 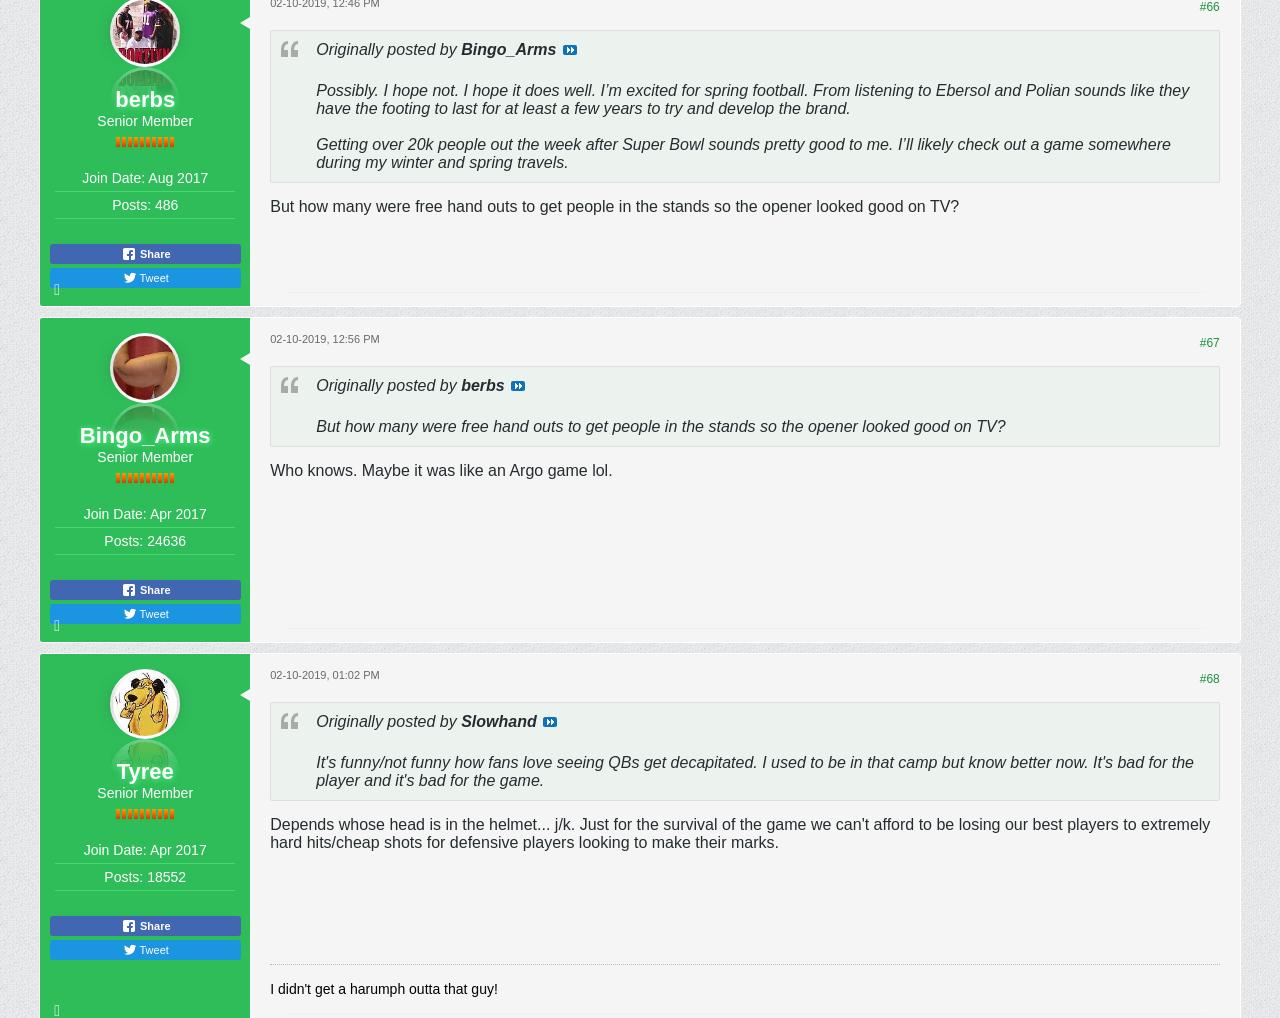 What do you see at coordinates (166, 539) in the screenshot?
I see `'24636'` at bounding box center [166, 539].